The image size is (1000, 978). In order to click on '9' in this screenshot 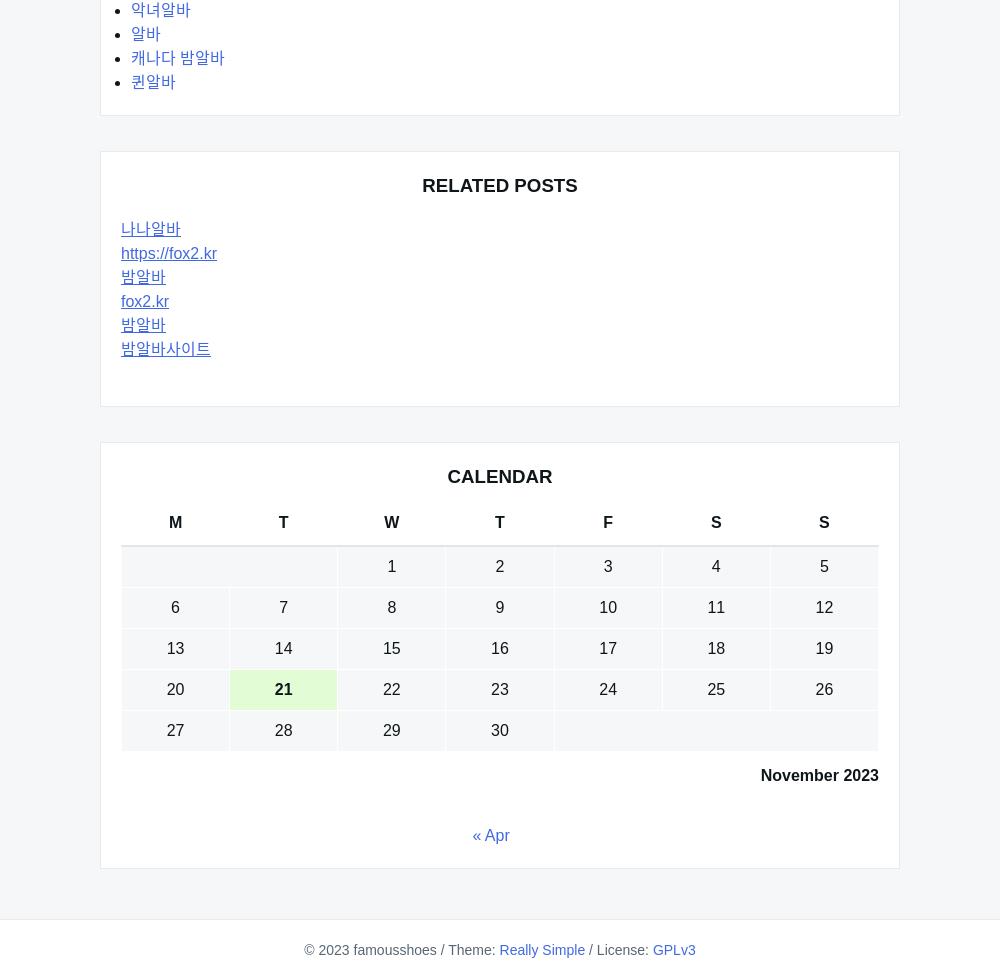, I will do `click(498, 607)`.